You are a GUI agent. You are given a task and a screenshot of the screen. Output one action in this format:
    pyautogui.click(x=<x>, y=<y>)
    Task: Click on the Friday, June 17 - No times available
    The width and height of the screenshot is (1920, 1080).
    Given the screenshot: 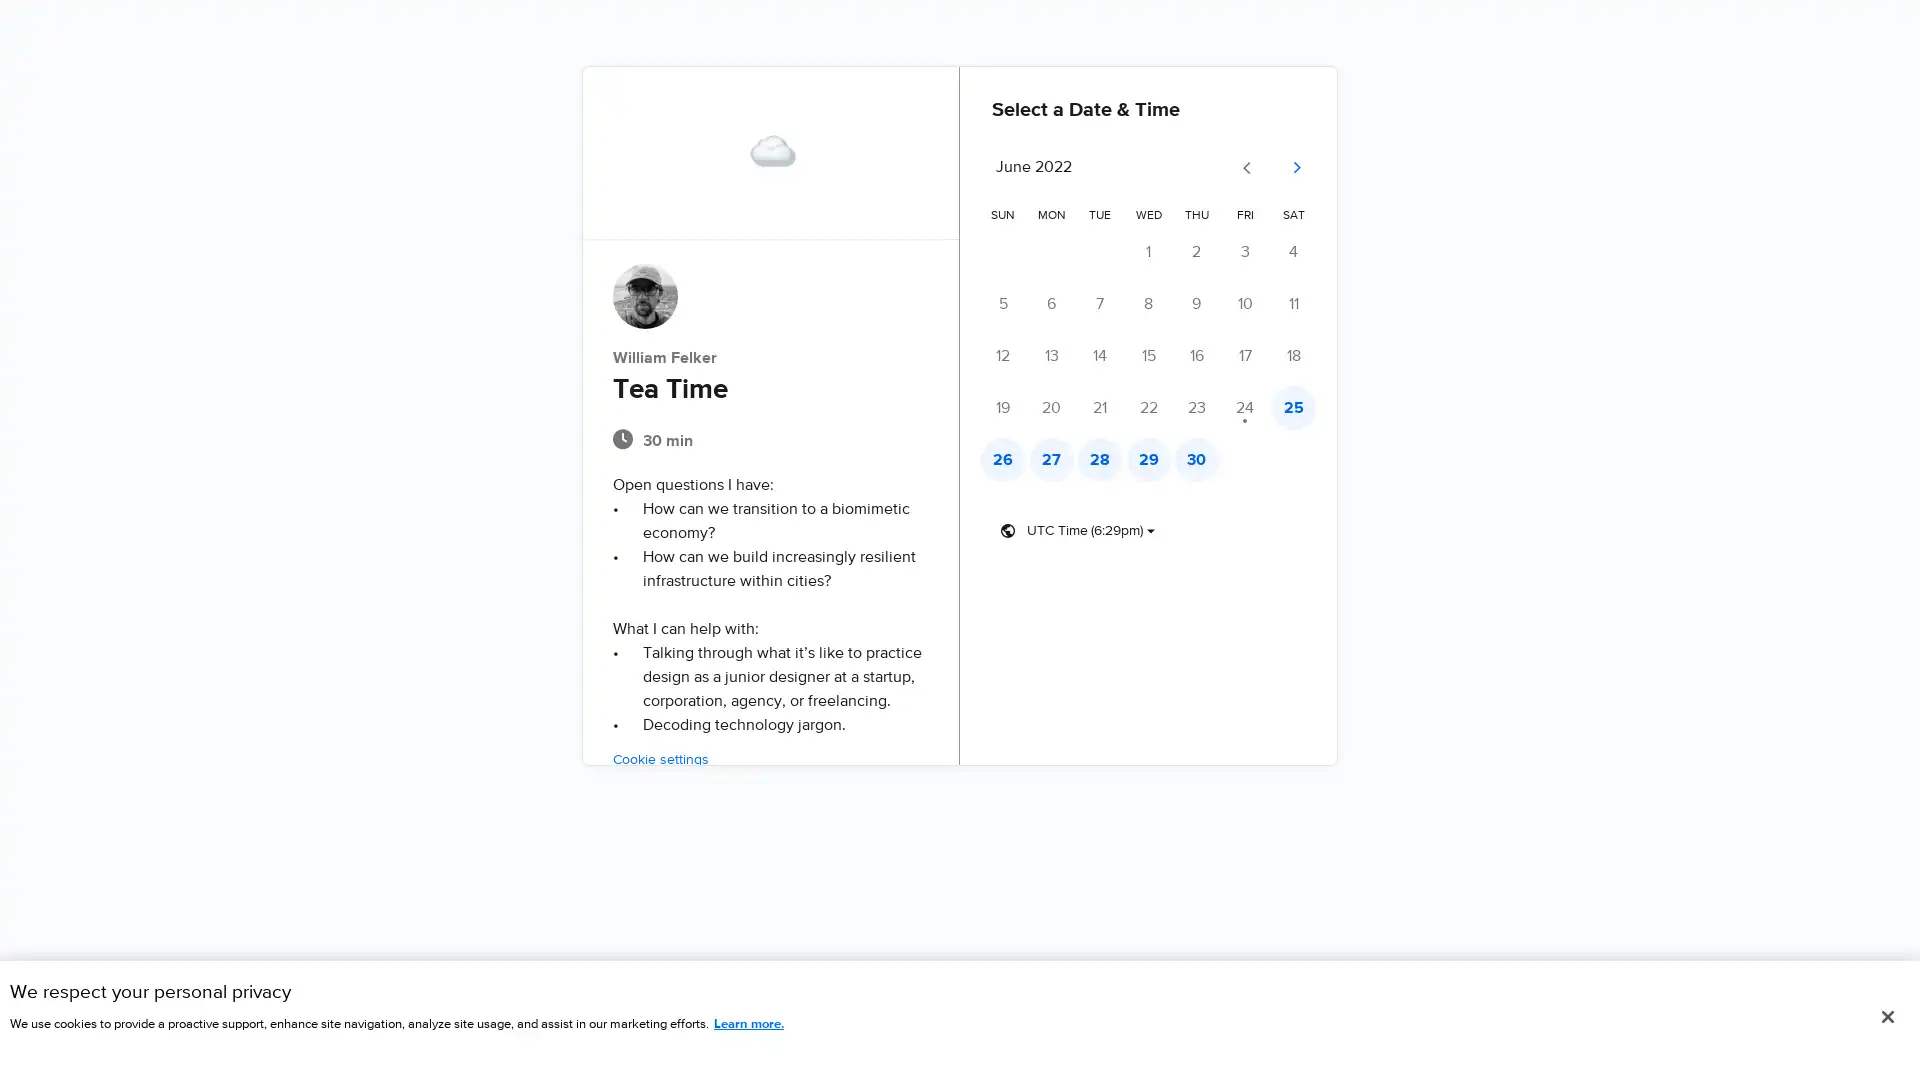 What is the action you would take?
    pyautogui.click(x=1261, y=354)
    